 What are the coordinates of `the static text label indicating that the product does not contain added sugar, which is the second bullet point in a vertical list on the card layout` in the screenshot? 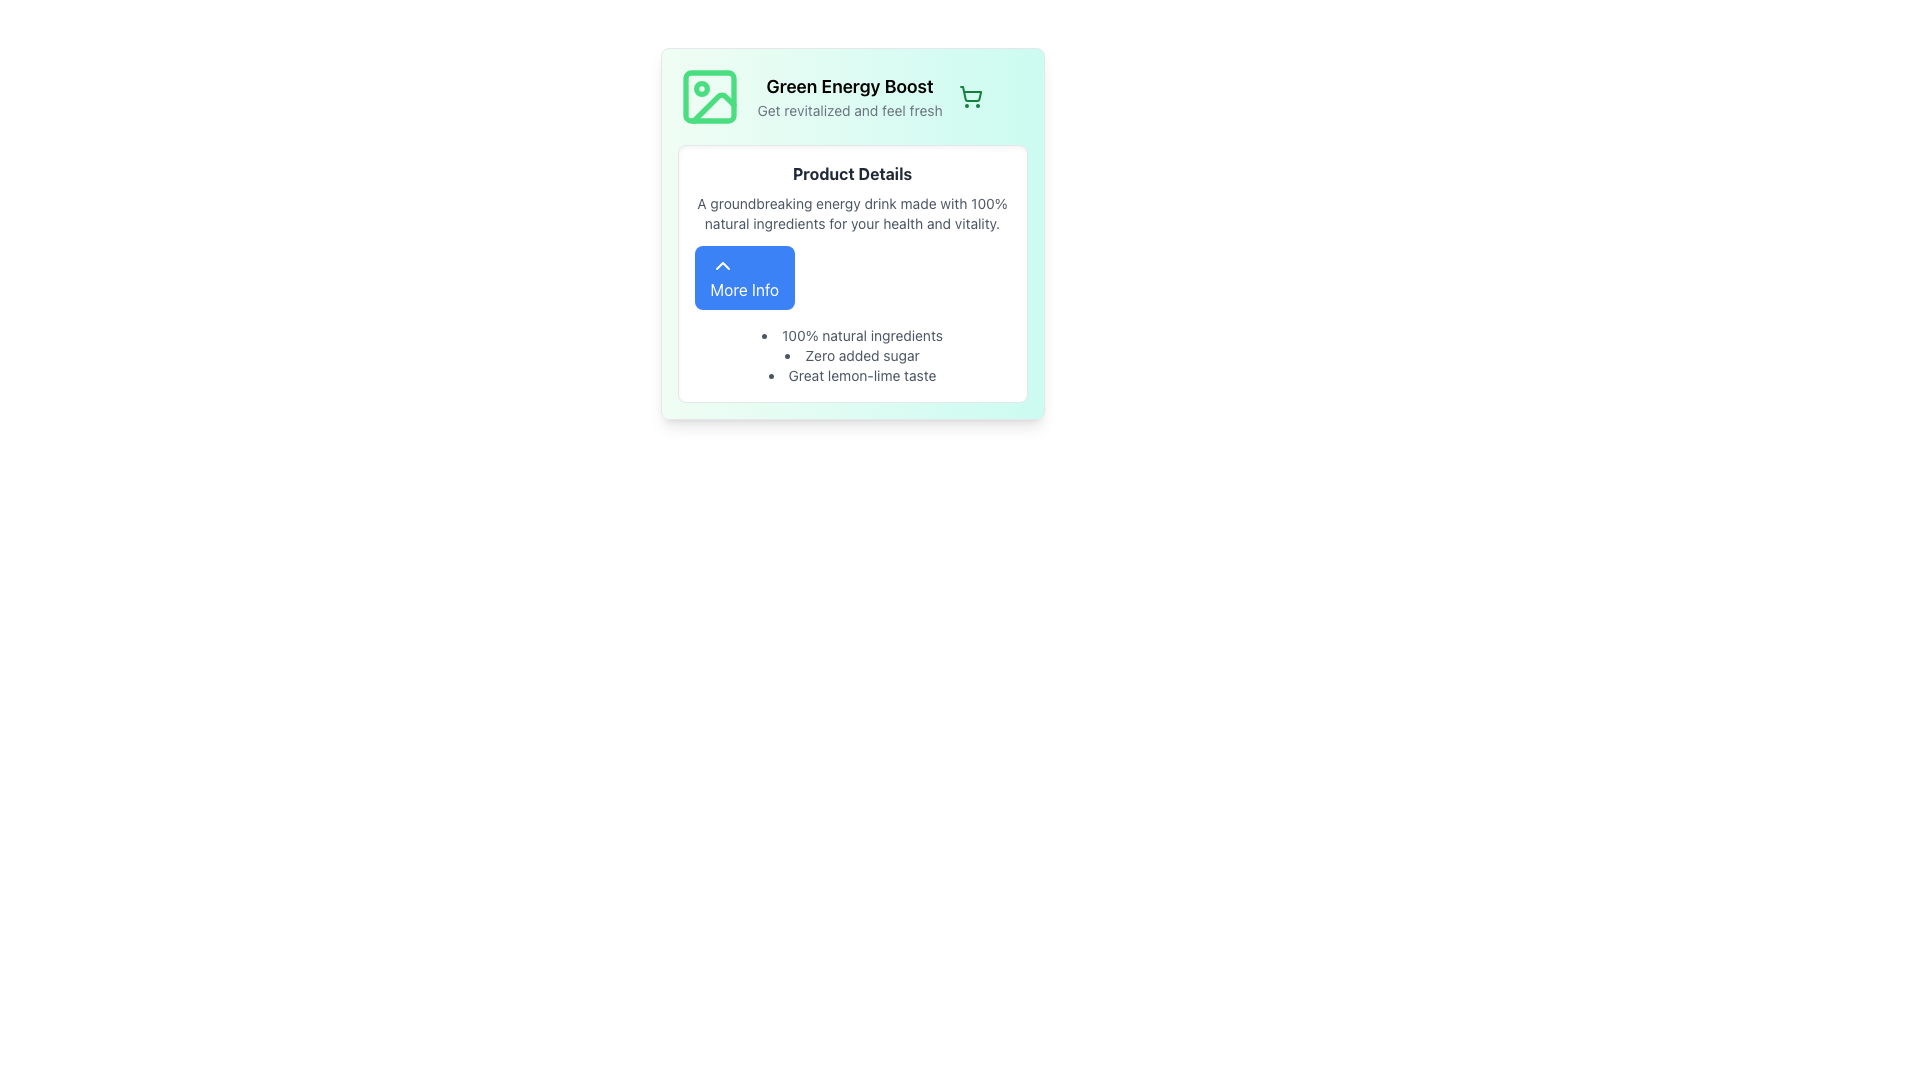 It's located at (852, 354).